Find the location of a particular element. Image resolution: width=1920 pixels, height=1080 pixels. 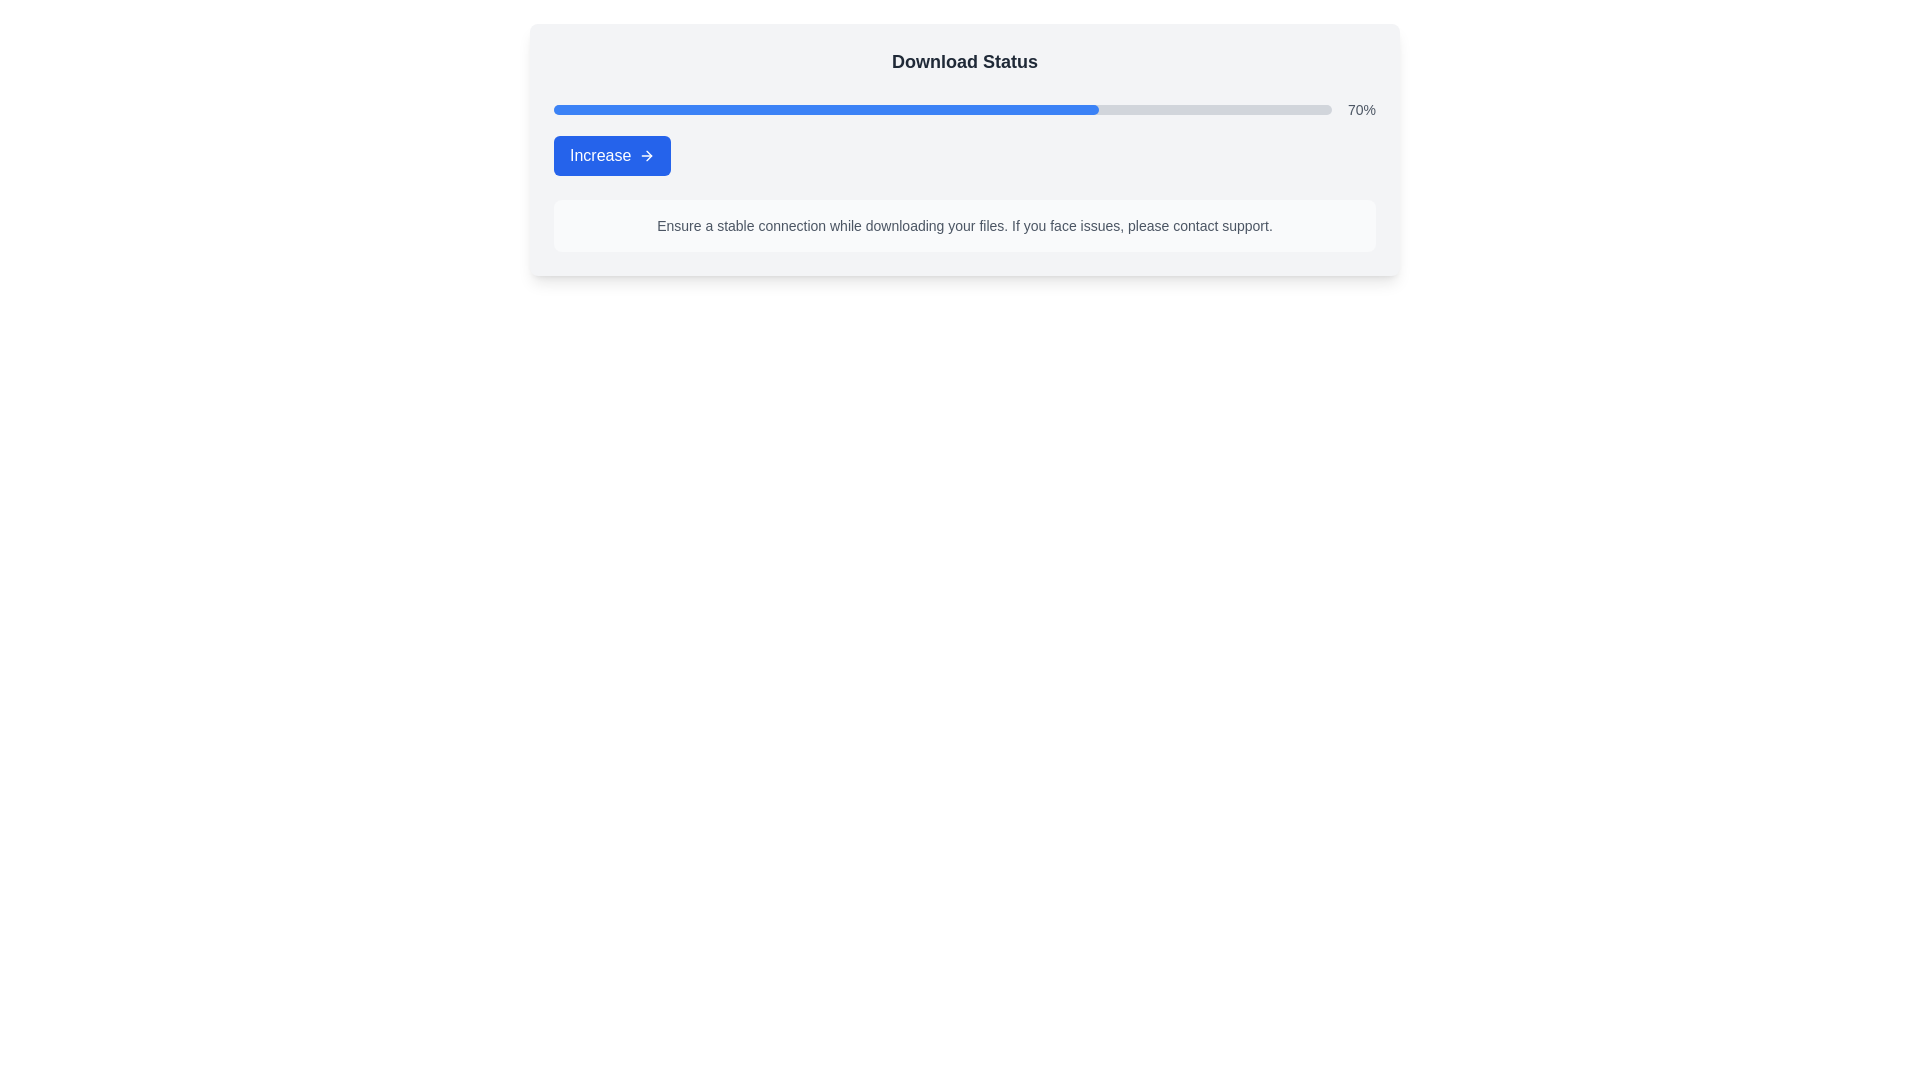

the progress bar indicating '70%' in the 'Download Status' section to observe details is located at coordinates (964, 110).